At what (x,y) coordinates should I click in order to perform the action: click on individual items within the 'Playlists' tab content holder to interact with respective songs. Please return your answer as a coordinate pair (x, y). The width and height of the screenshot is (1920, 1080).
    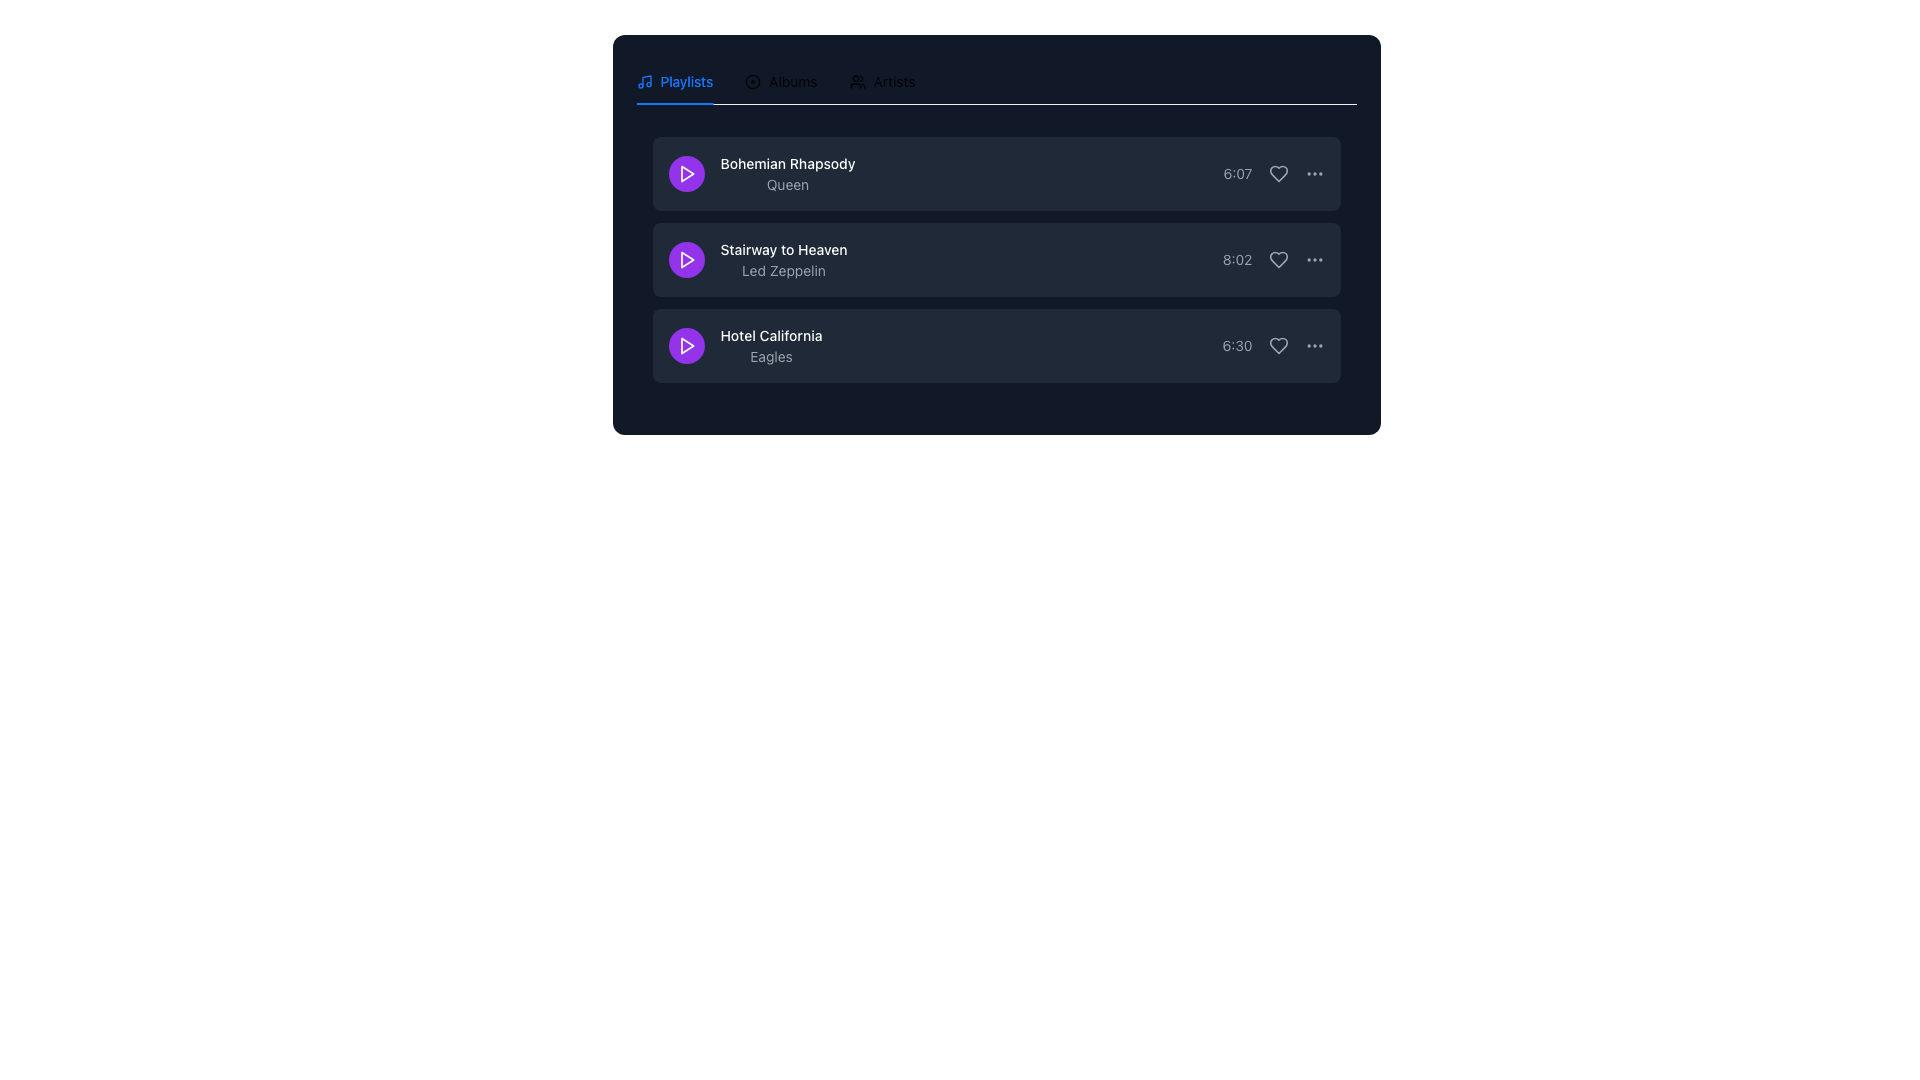
    Looking at the image, I should click on (996, 265).